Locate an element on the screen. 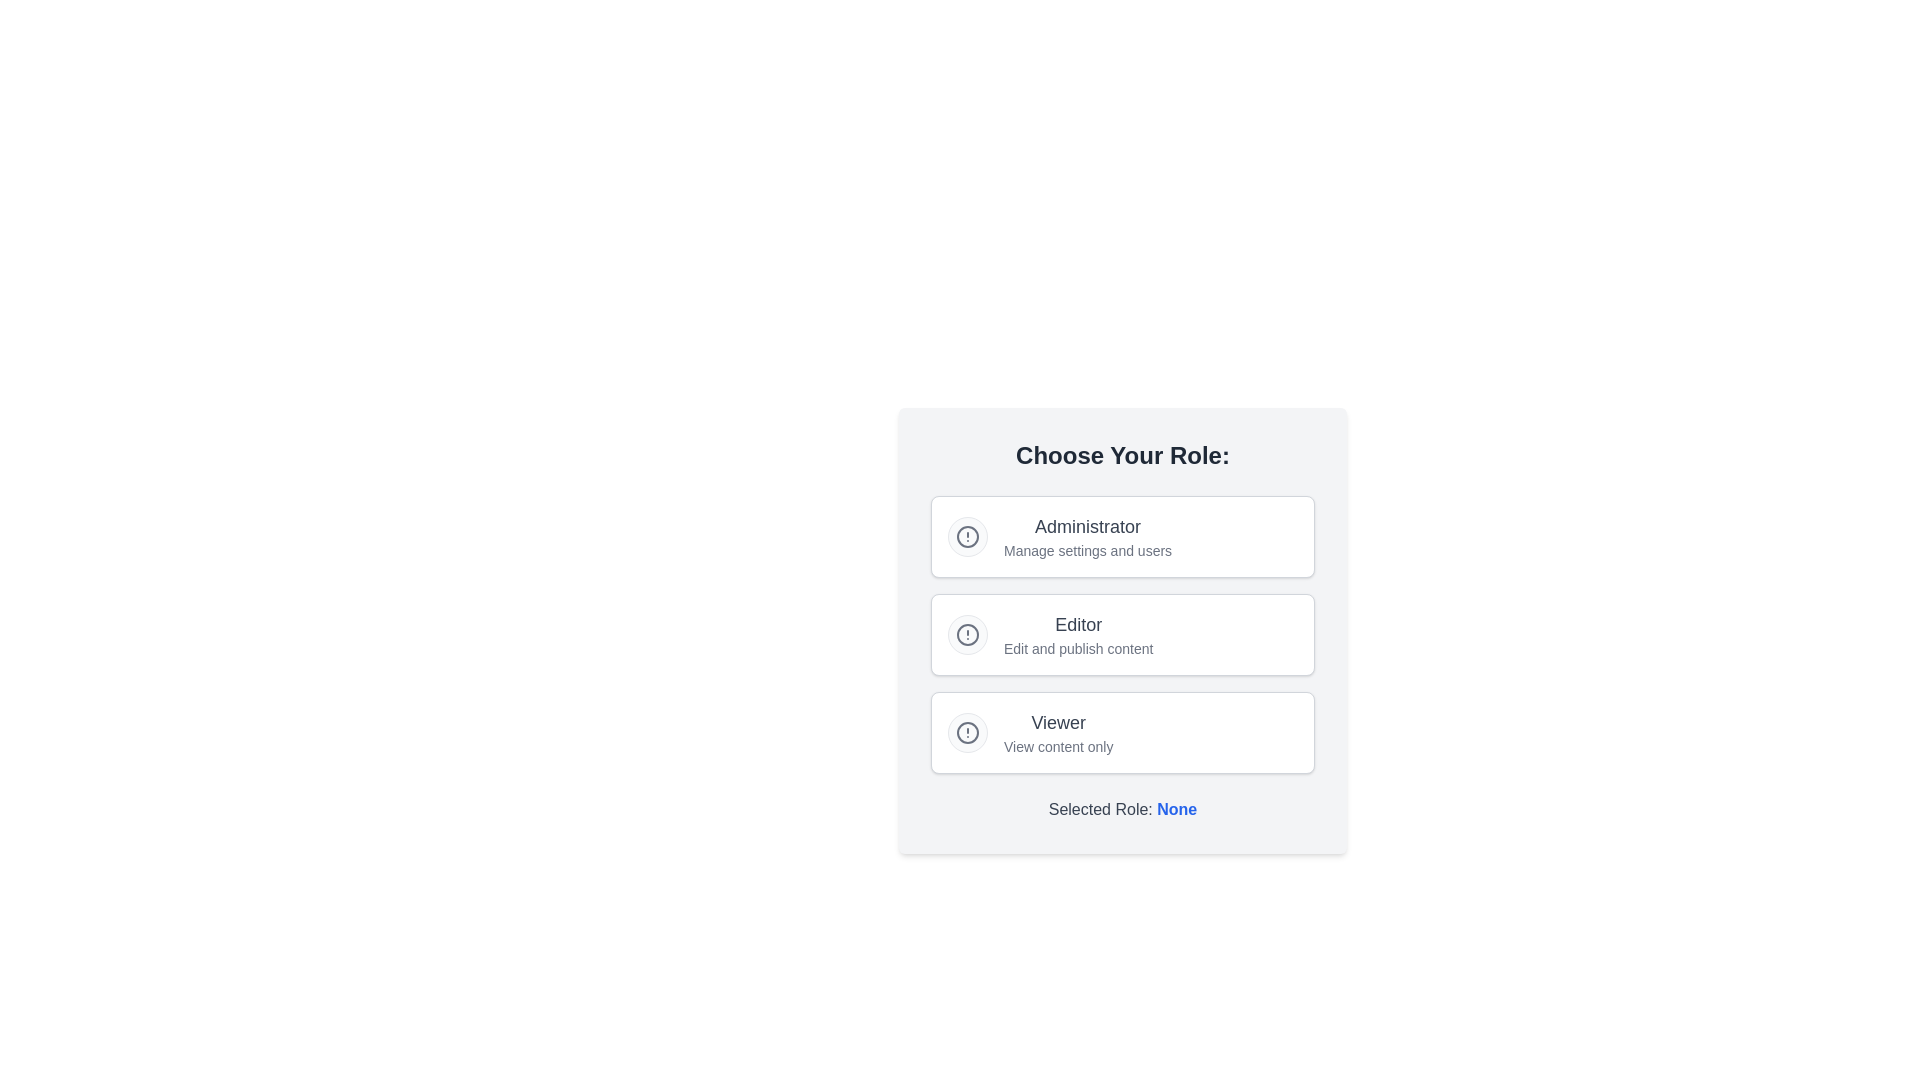 This screenshot has height=1080, width=1920. the circular icon with a light gray background and a centered gray exclamation mark symbol, located to the left of the text 'Editor' in the 'Editor' role selection card is located at coordinates (968, 635).